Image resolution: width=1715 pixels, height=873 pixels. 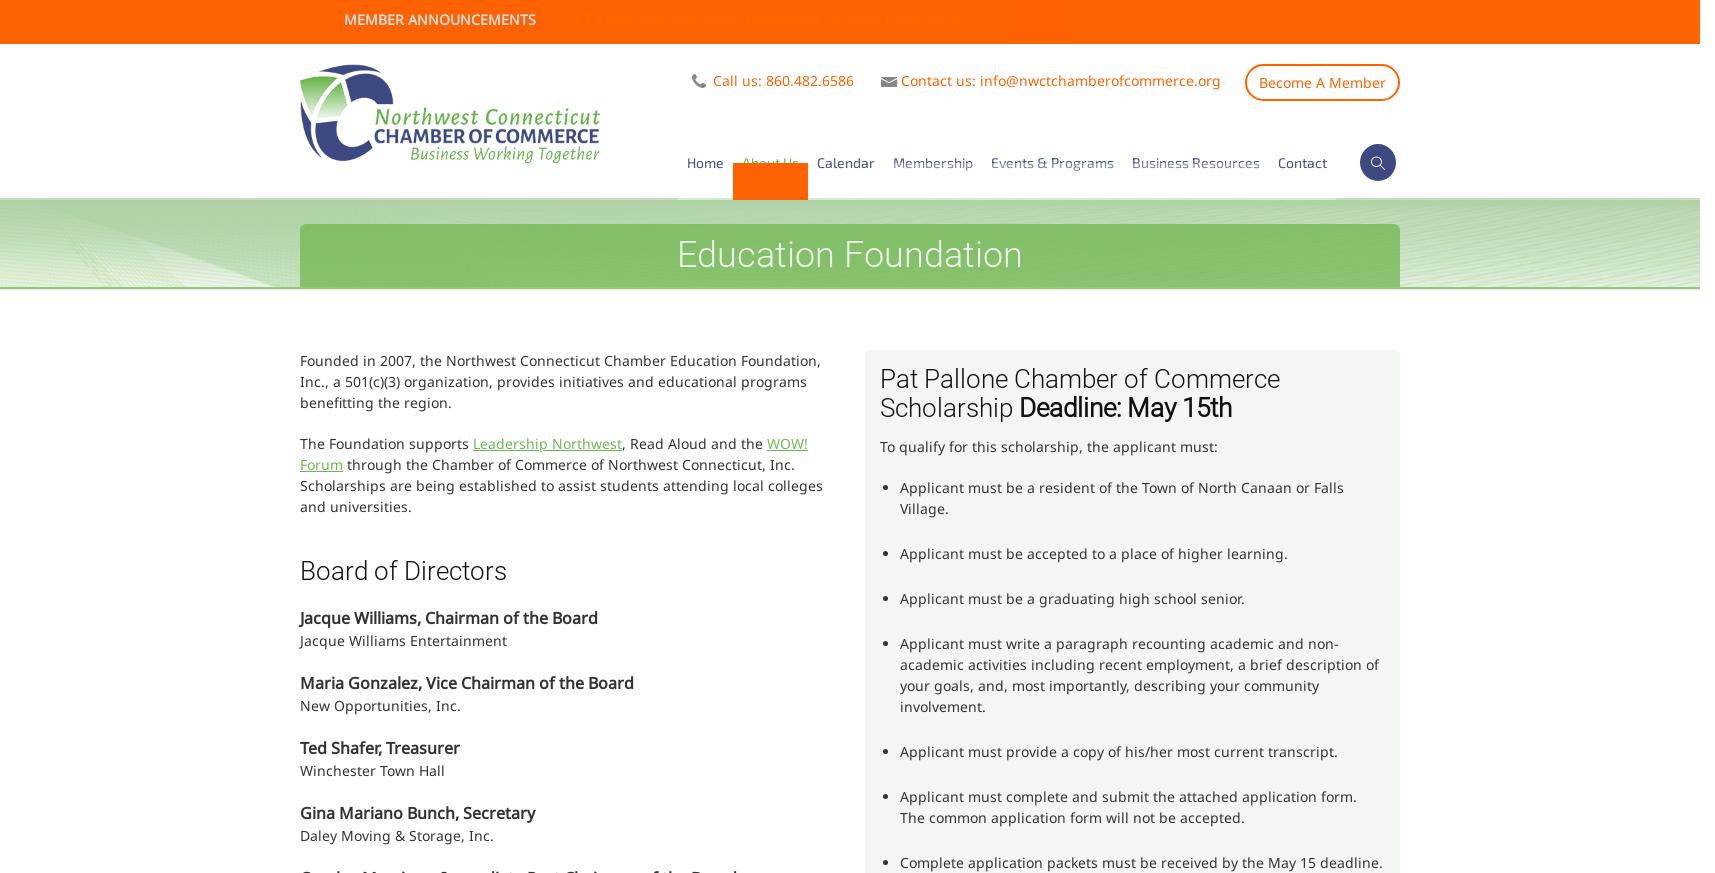 I want to click on 'Maria Gonzalez, Vice Chairman of the Board', so click(x=466, y=681).